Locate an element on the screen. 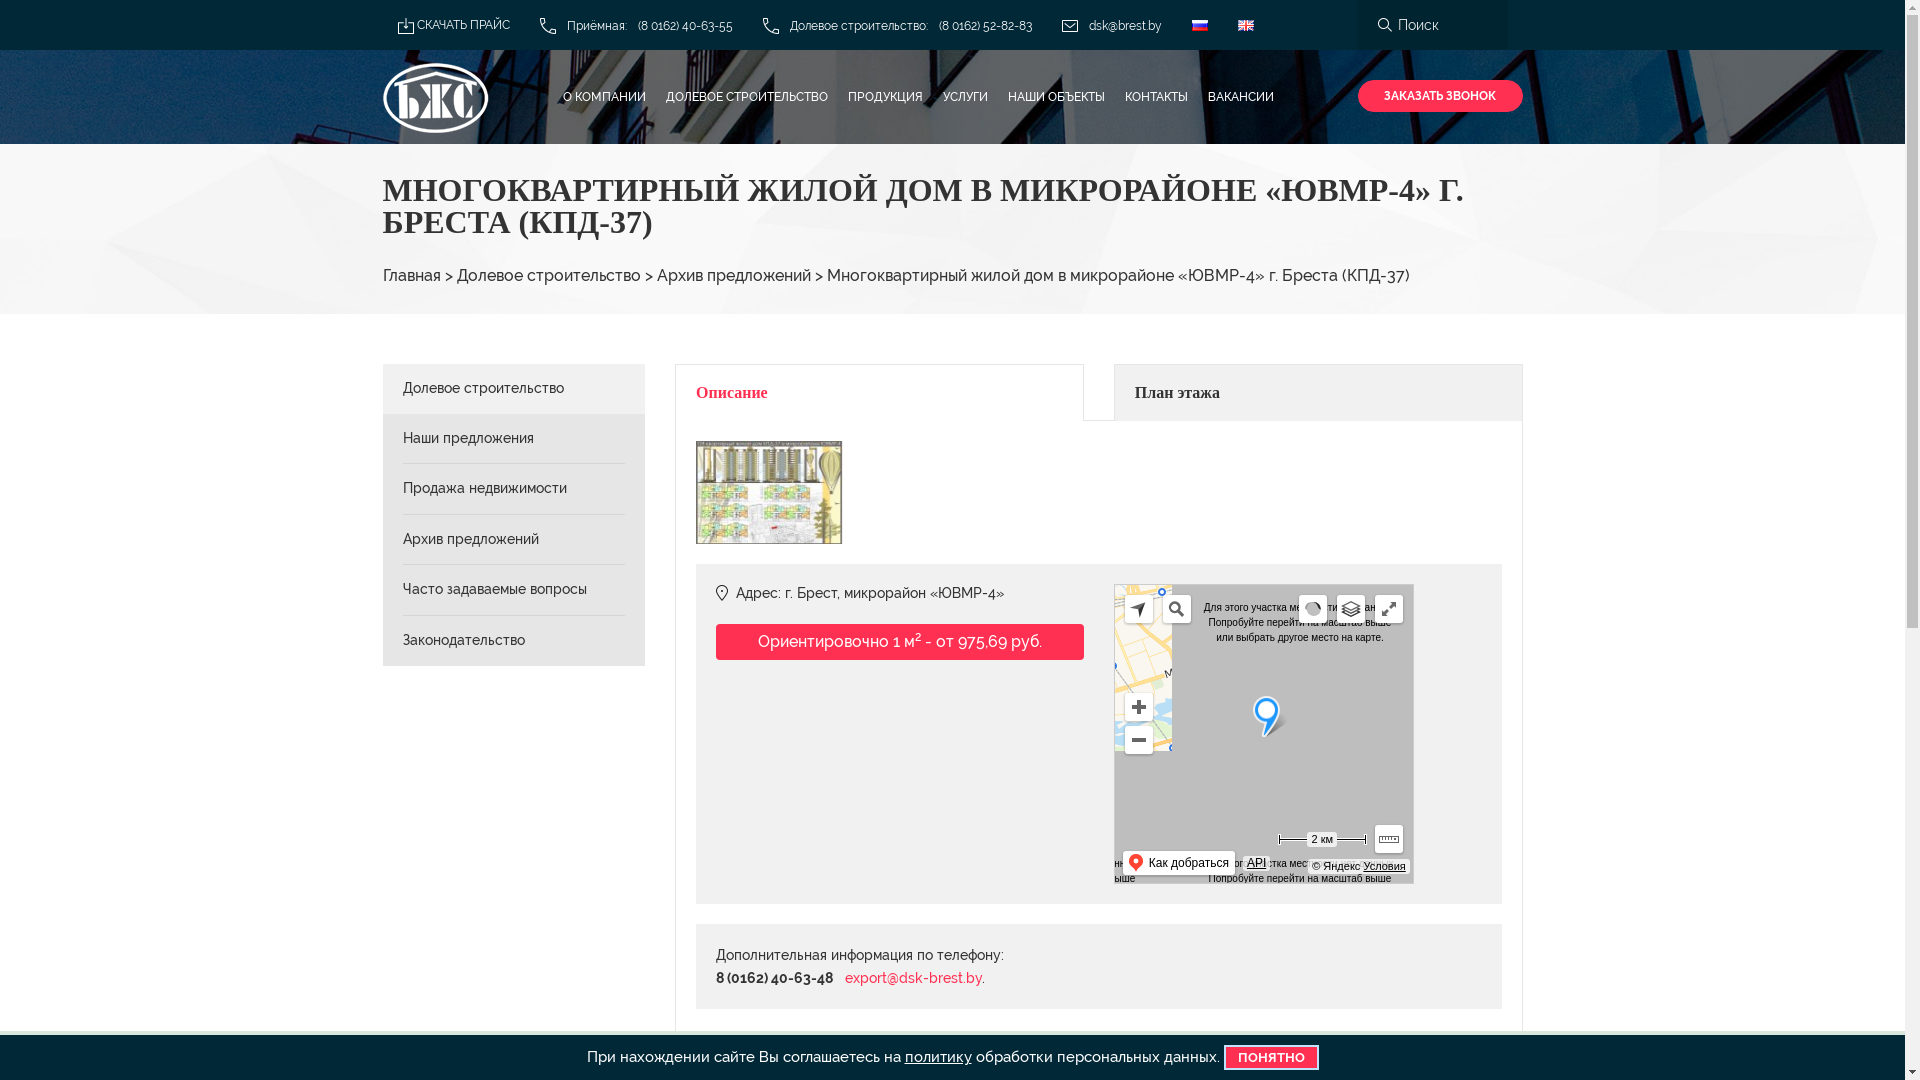  'dsk@brest.by' is located at coordinates (1109, 24).